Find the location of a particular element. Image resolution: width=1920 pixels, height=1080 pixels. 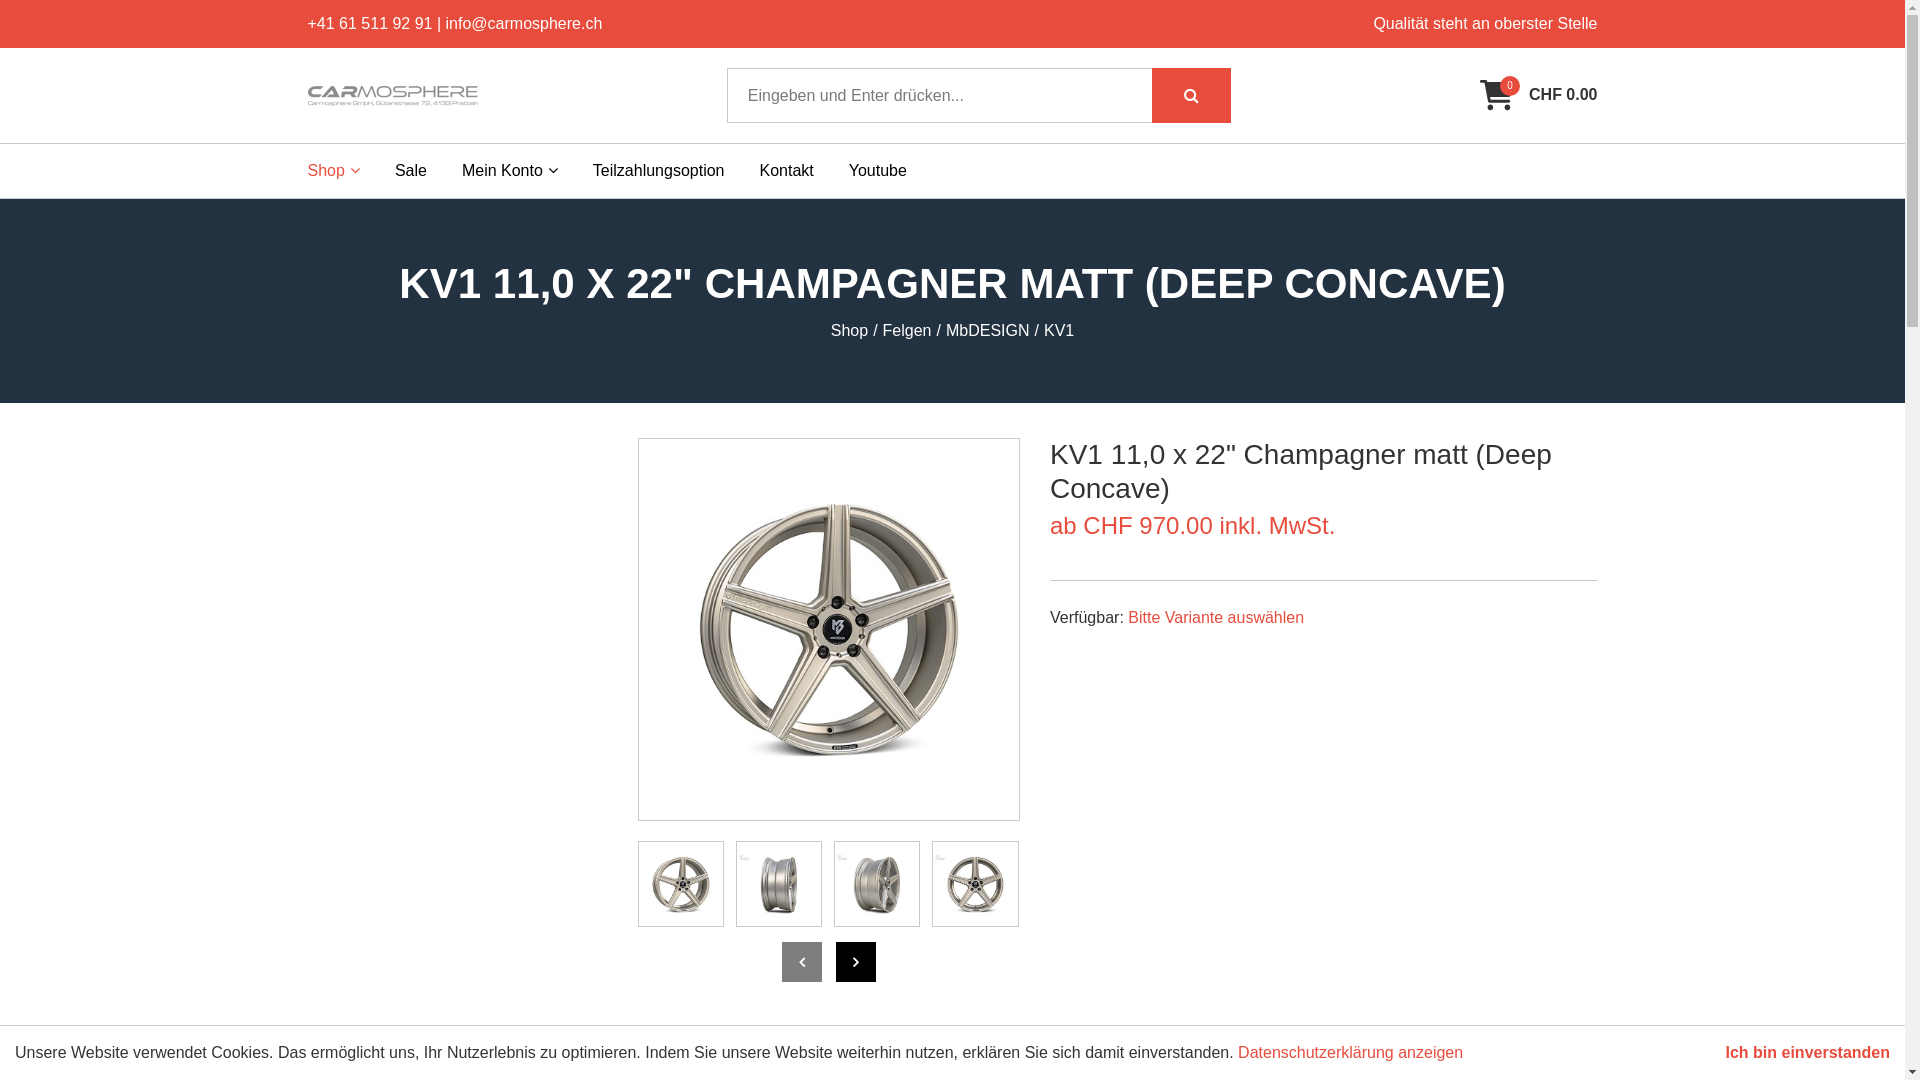

'KV1' is located at coordinates (1058, 330).